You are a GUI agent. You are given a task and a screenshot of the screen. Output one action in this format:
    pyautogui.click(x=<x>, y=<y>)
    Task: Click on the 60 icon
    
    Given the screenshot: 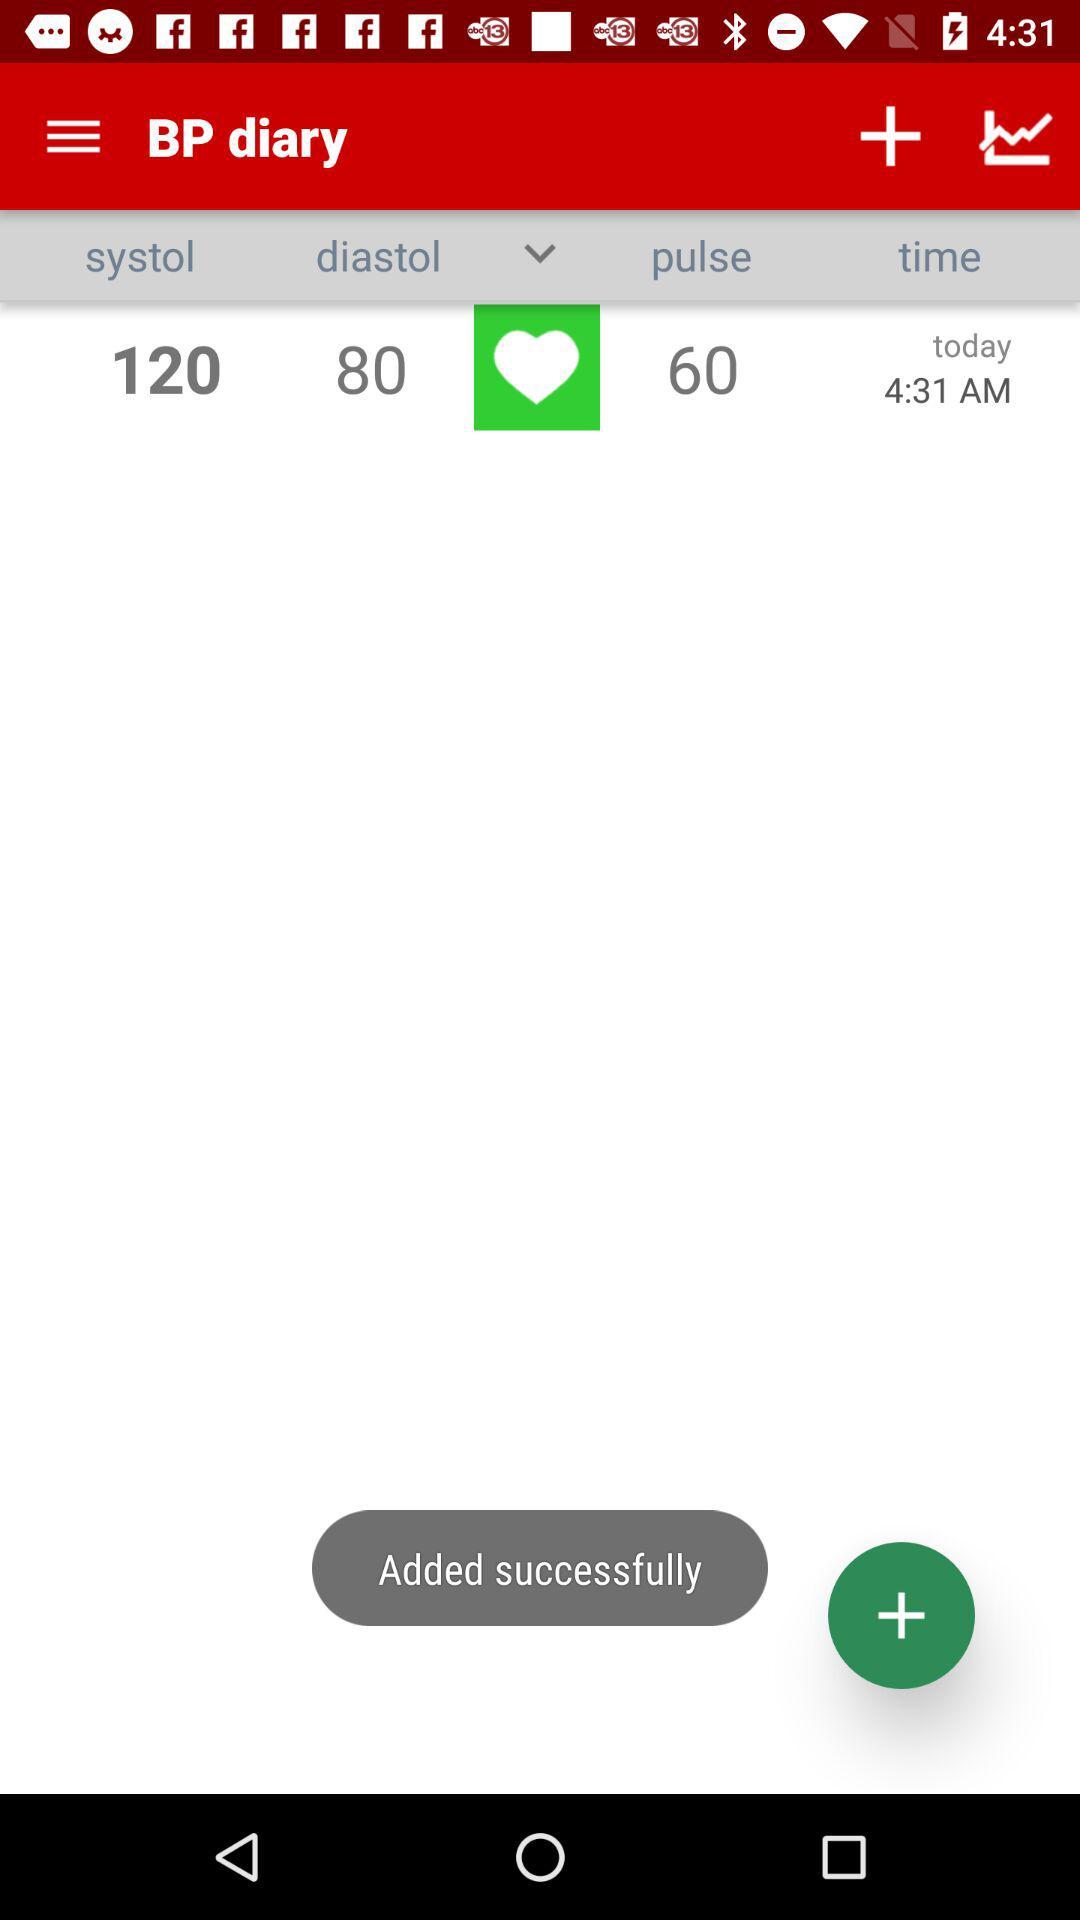 What is the action you would take?
    pyautogui.click(x=701, y=367)
    